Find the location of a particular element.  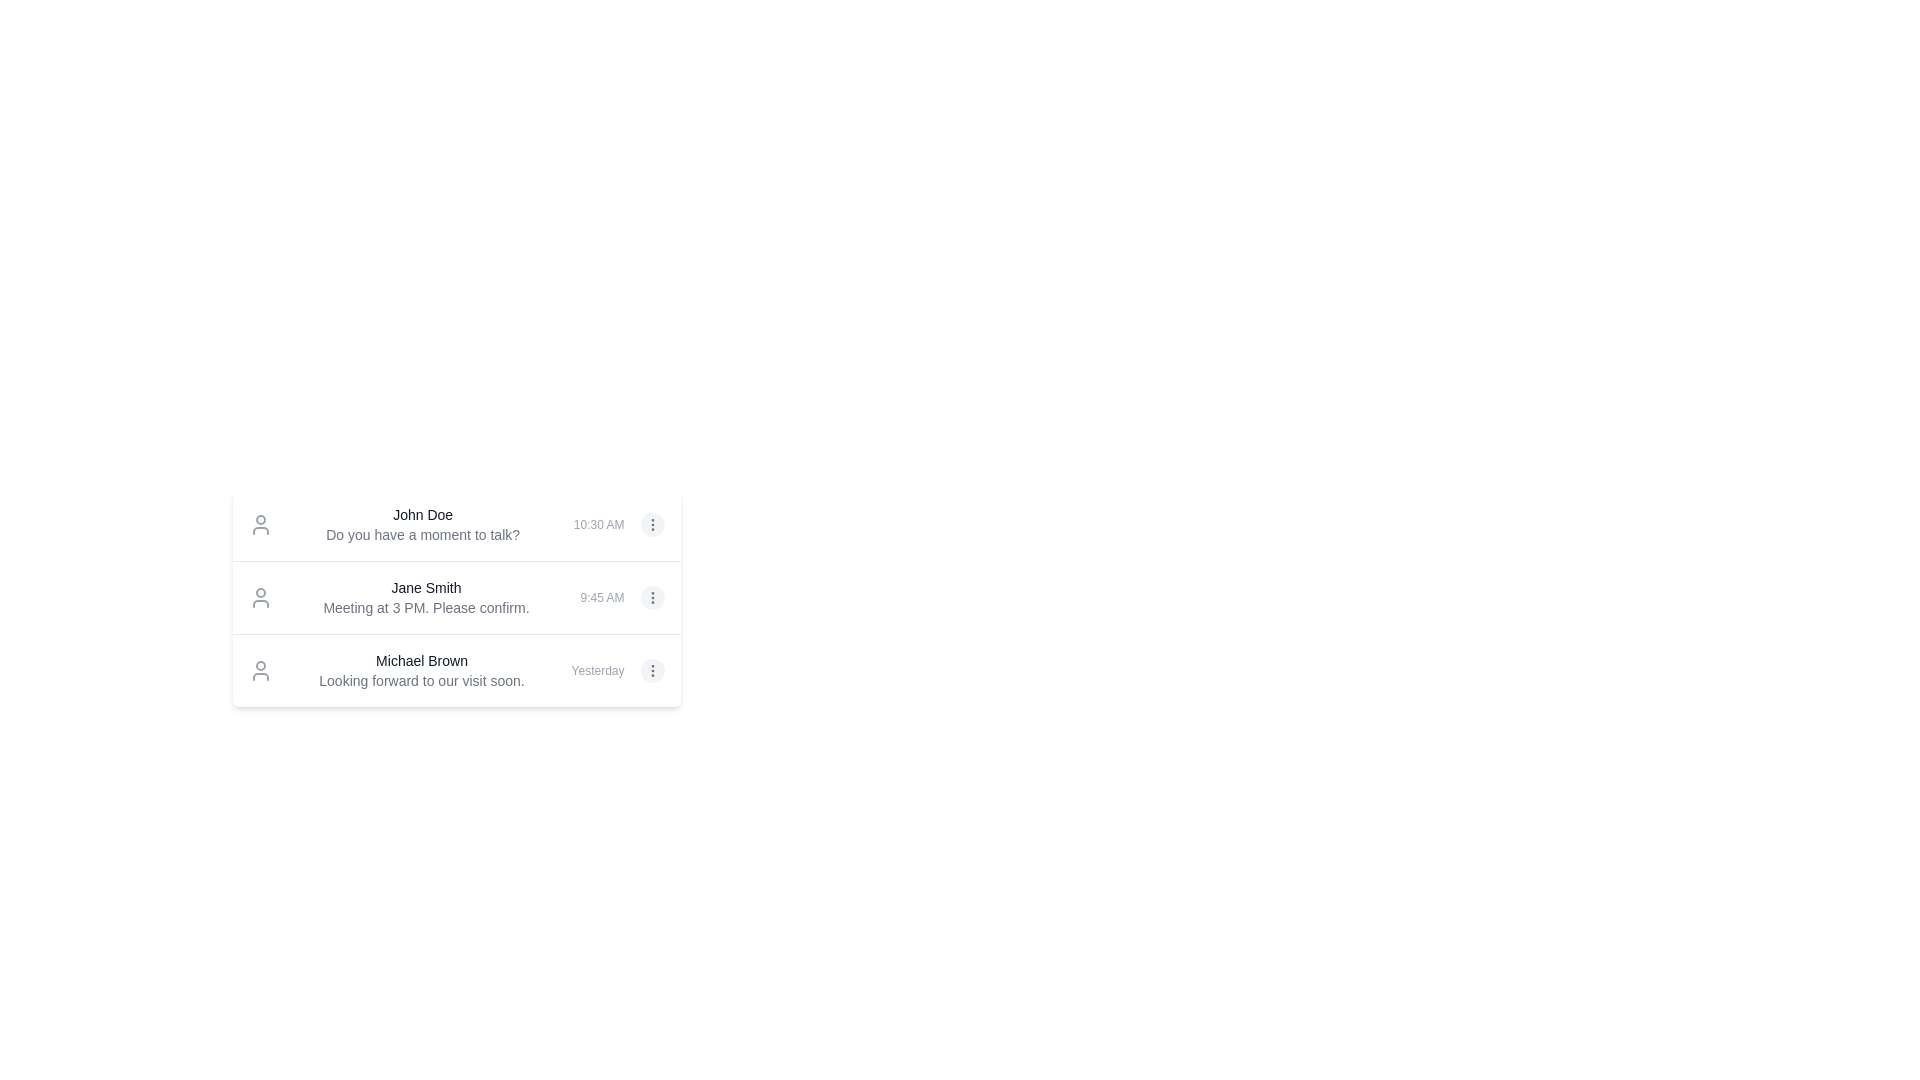

the interactive menu trigger button located to the right of the message titled 'Jane Smith' which displays 'Meeting at 3 PM. Please confirm.' at timestamp '9:45 AM' is located at coordinates (652, 596).